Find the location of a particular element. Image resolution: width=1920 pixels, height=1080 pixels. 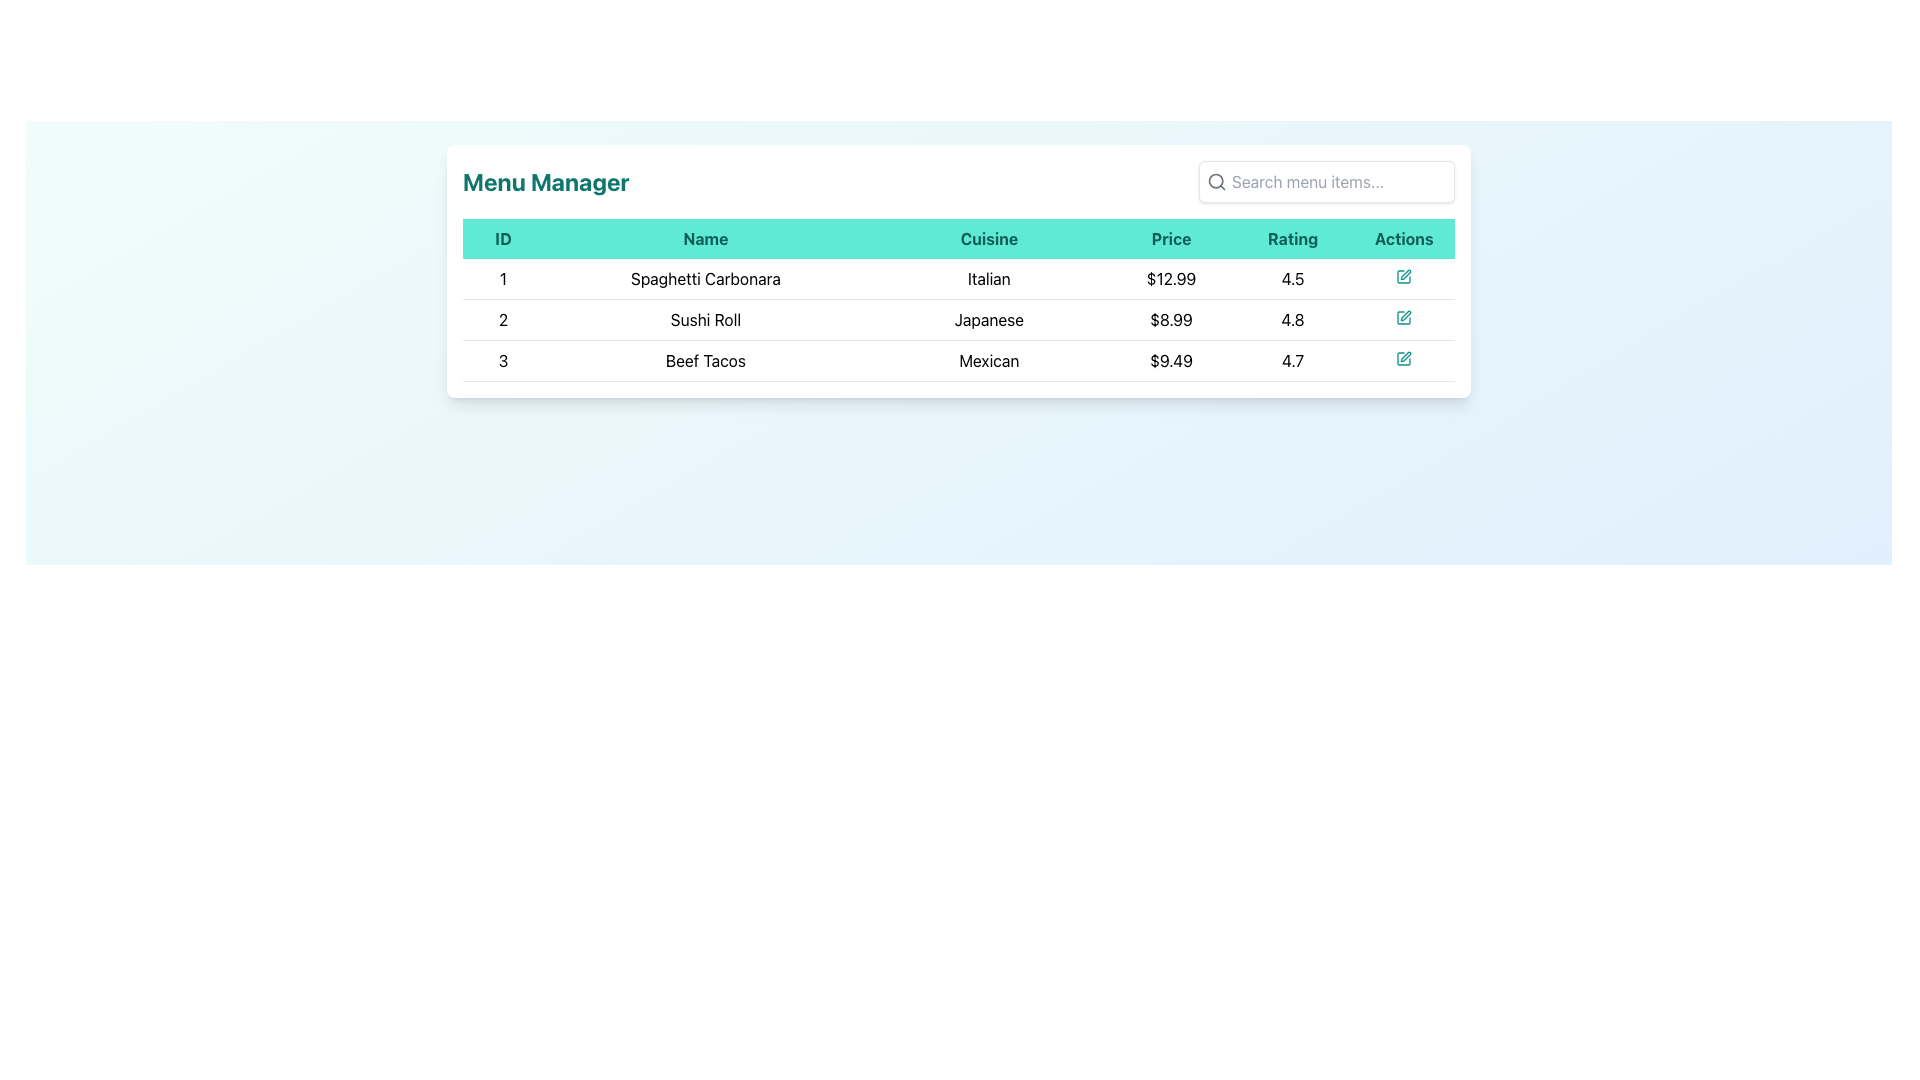

the table header row with a teal background color that contains column labels 'ID', 'Name', 'Cuisine', 'Price', 'Rating', and 'Actions' by clicking on its center point is located at coordinates (958, 238).